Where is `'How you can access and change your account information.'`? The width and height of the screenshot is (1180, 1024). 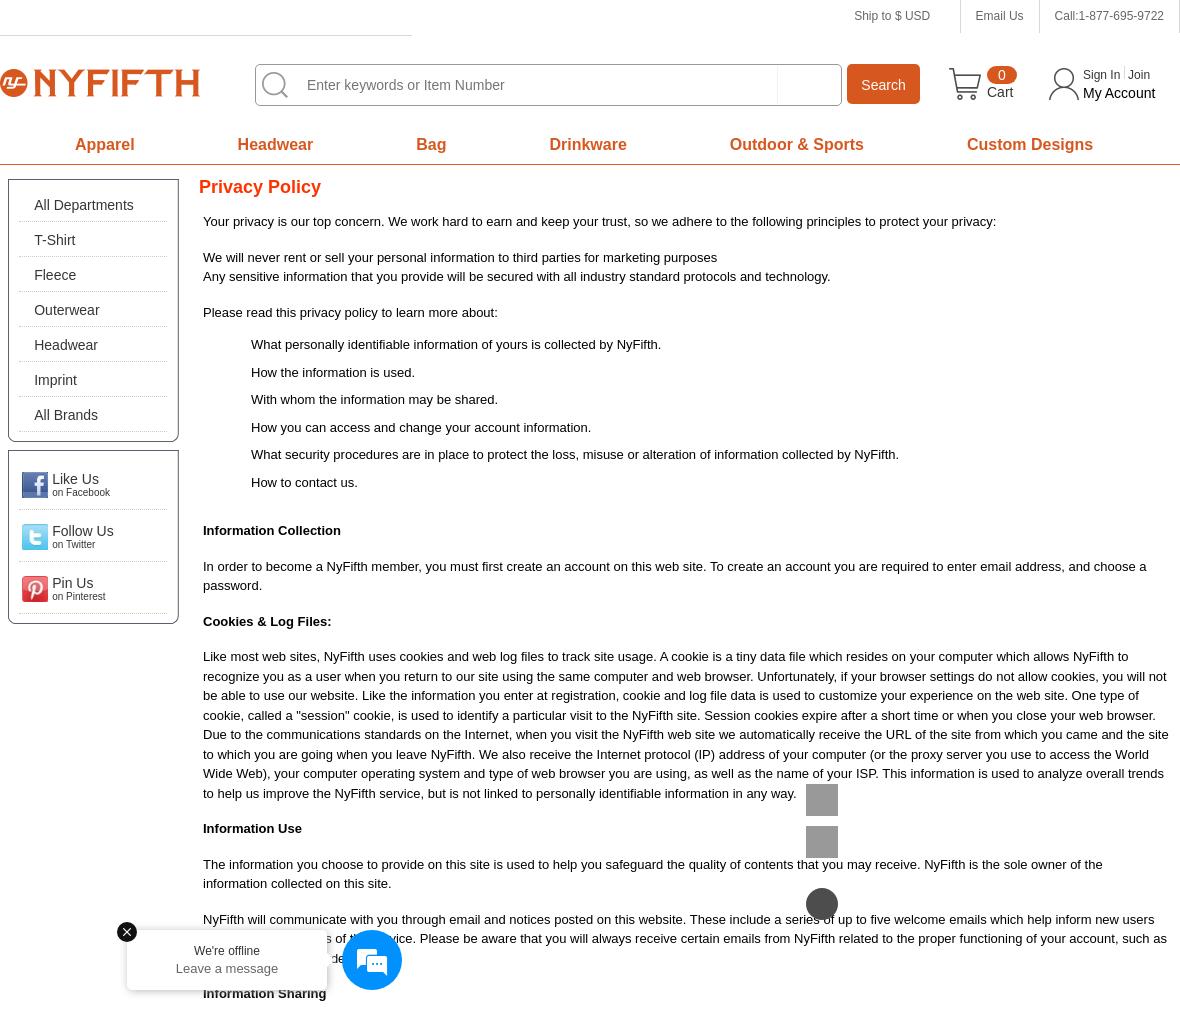
'How you can access and change your account information.' is located at coordinates (420, 425).